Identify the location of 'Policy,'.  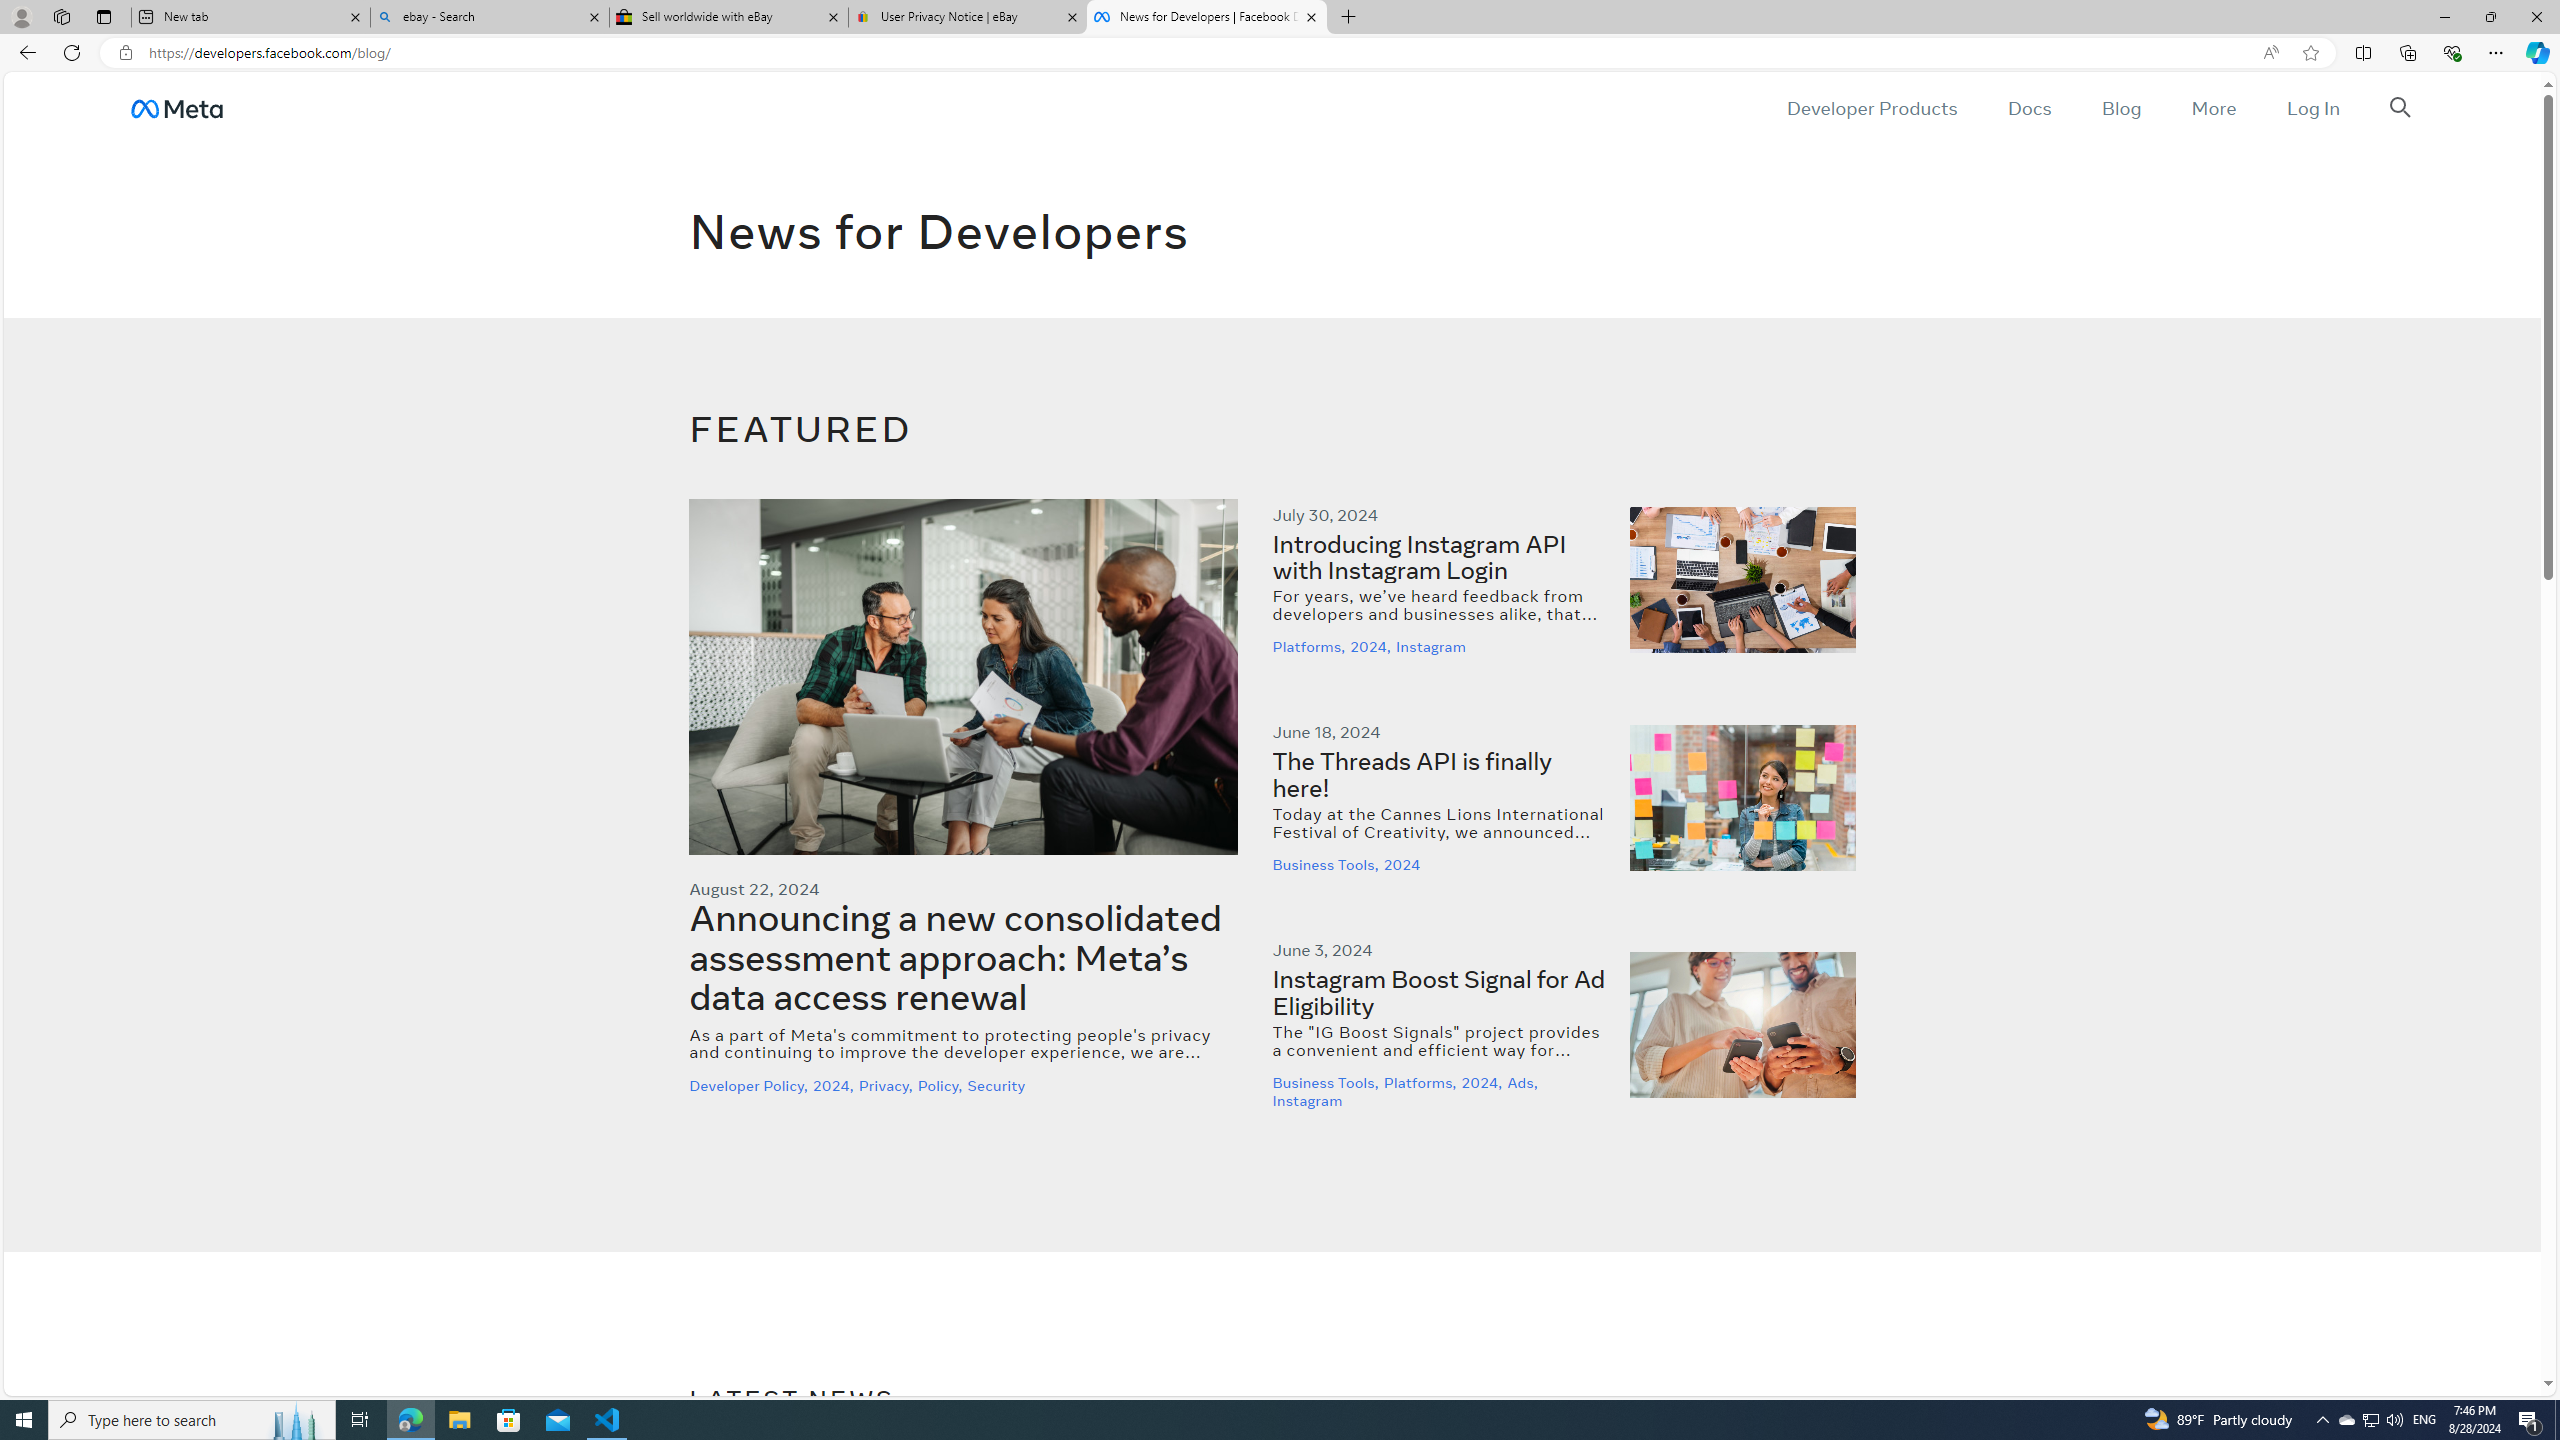
(941, 1084).